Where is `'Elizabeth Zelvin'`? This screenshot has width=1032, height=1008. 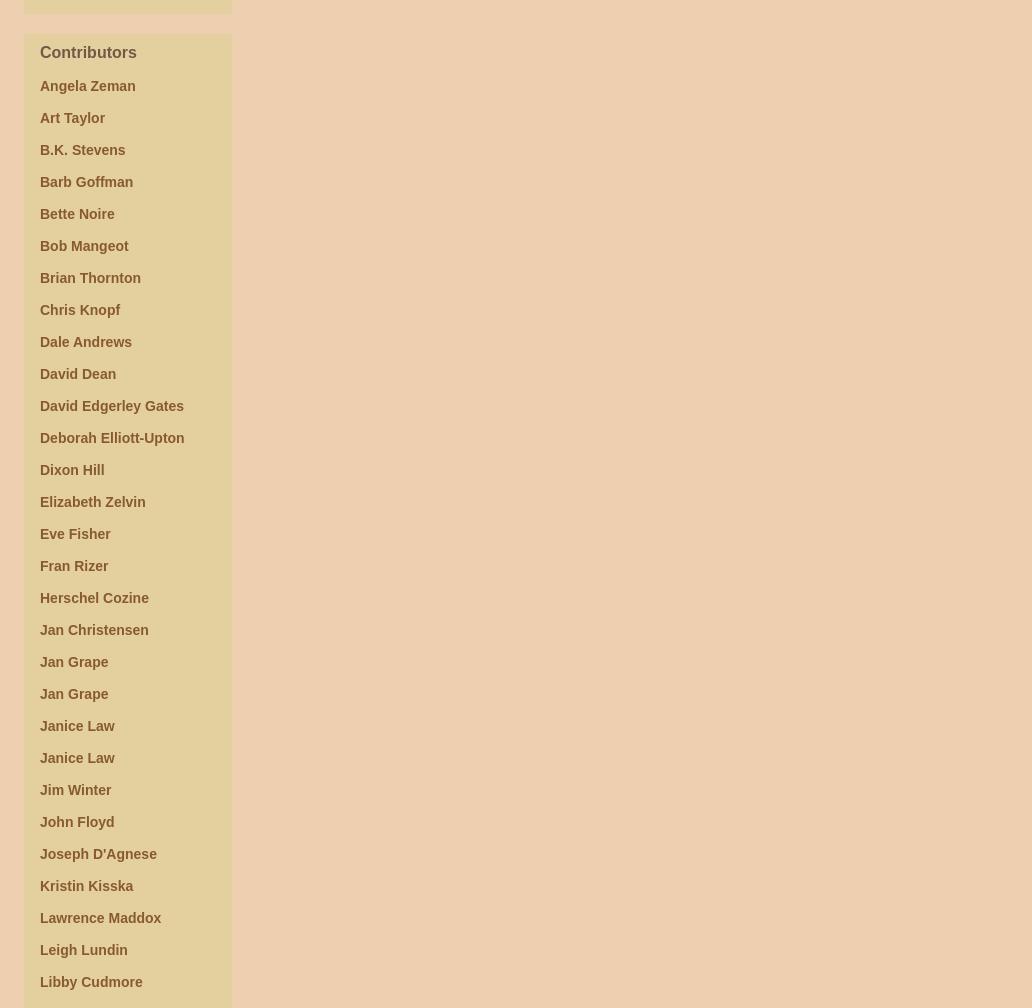 'Elizabeth Zelvin' is located at coordinates (92, 501).